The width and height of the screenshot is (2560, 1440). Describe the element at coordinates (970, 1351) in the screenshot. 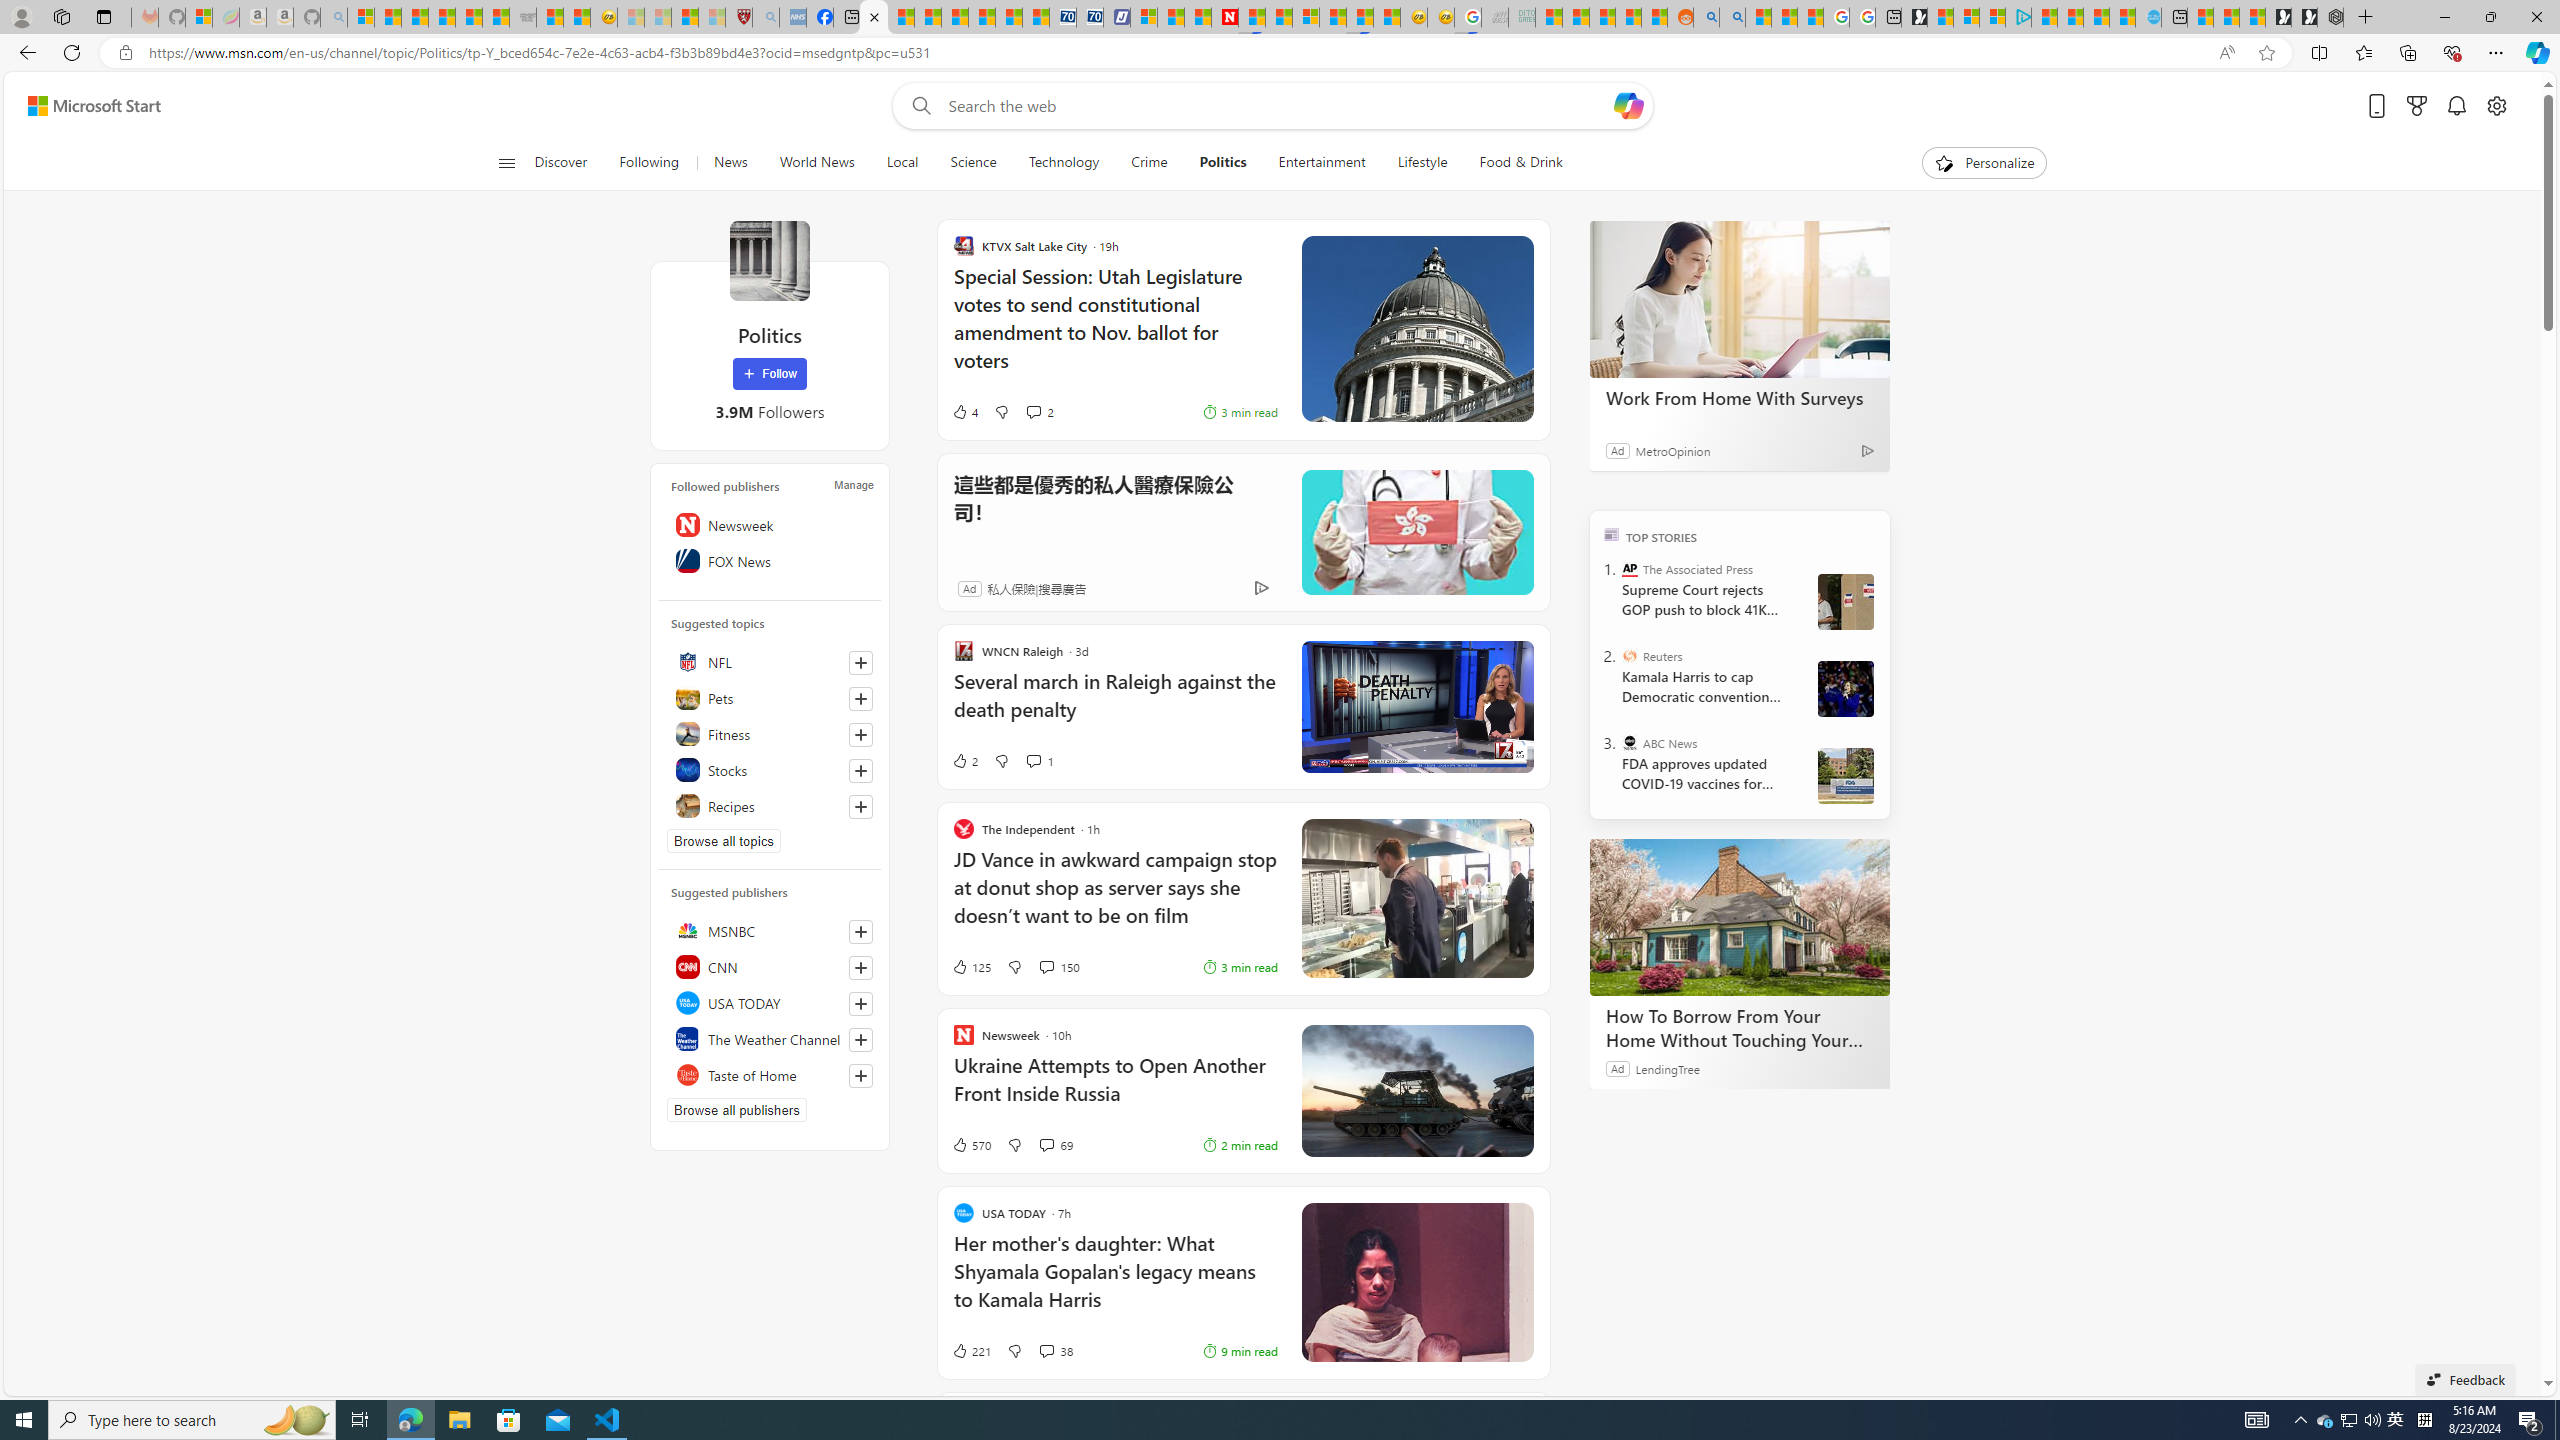

I see `'221 Like'` at that location.